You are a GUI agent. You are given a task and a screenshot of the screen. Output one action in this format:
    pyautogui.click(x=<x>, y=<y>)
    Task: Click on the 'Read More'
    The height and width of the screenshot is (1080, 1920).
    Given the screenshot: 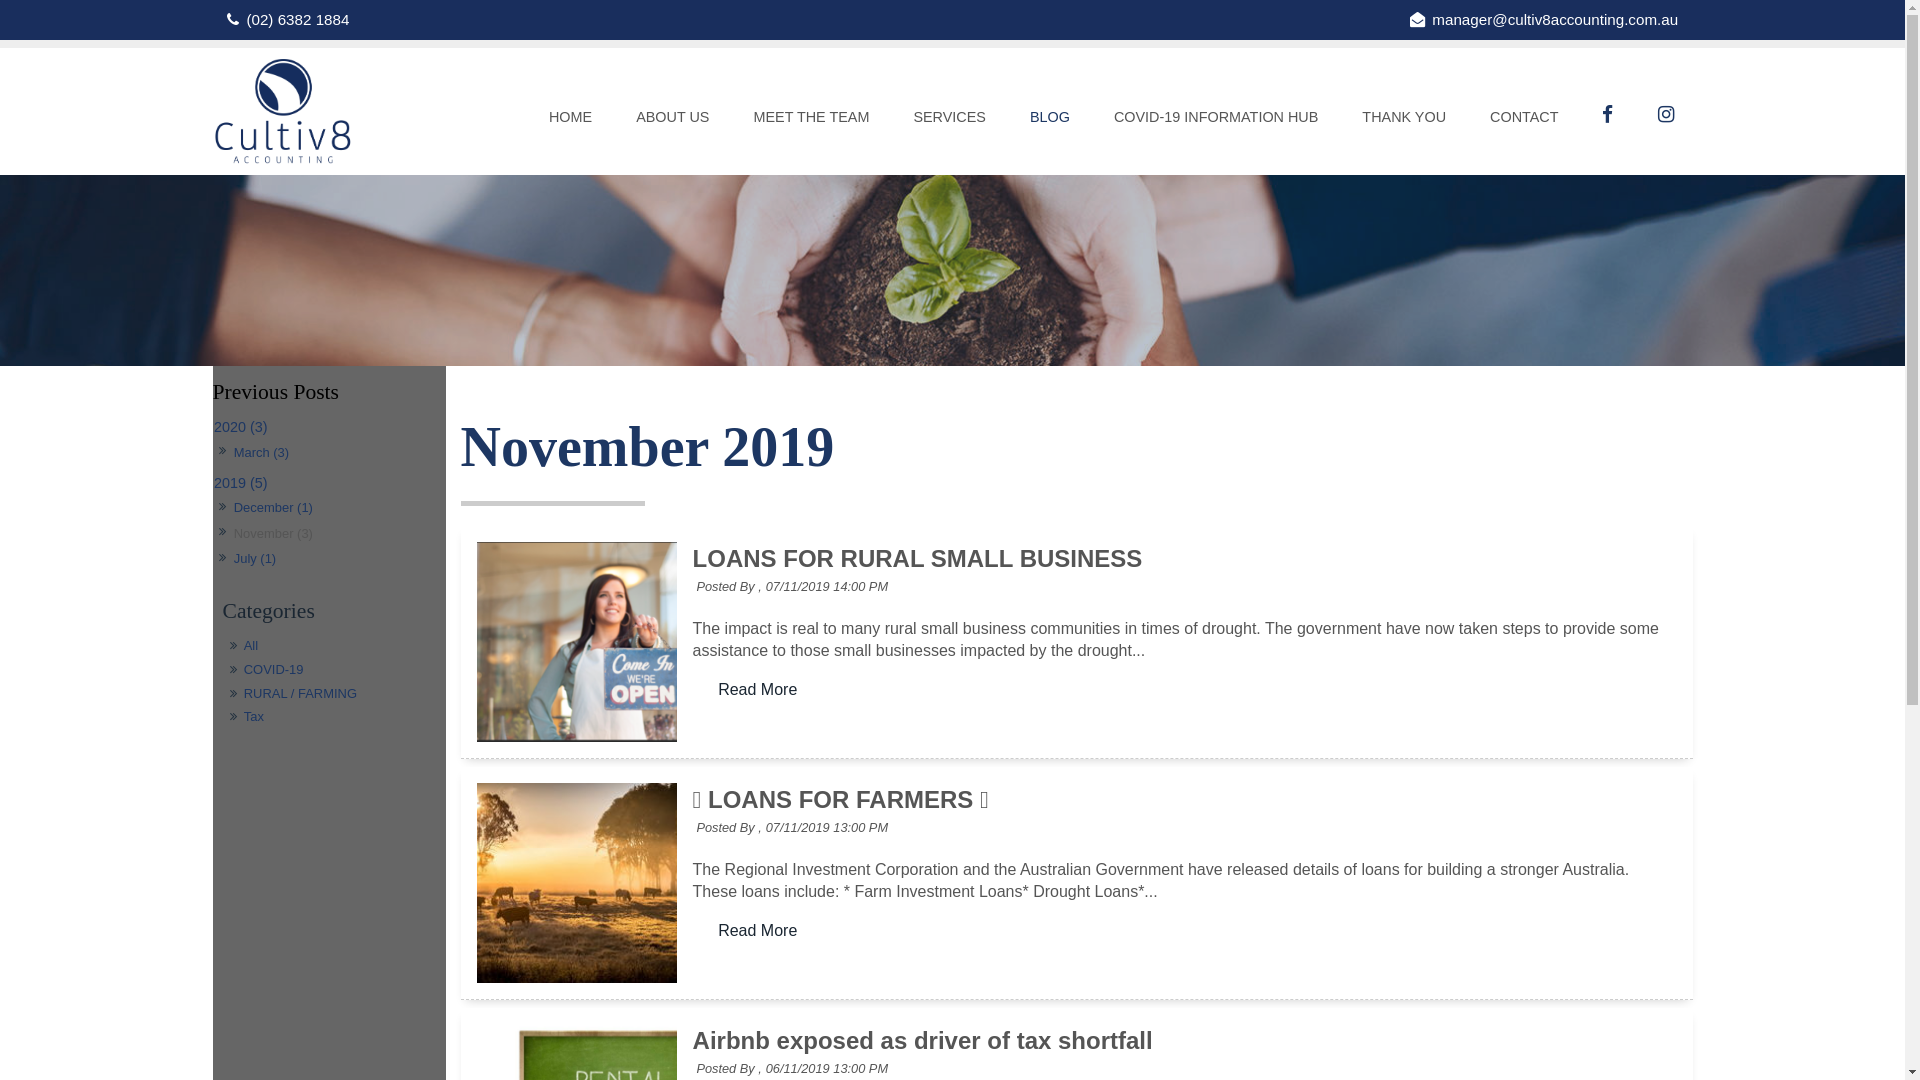 What is the action you would take?
    pyautogui.click(x=757, y=930)
    